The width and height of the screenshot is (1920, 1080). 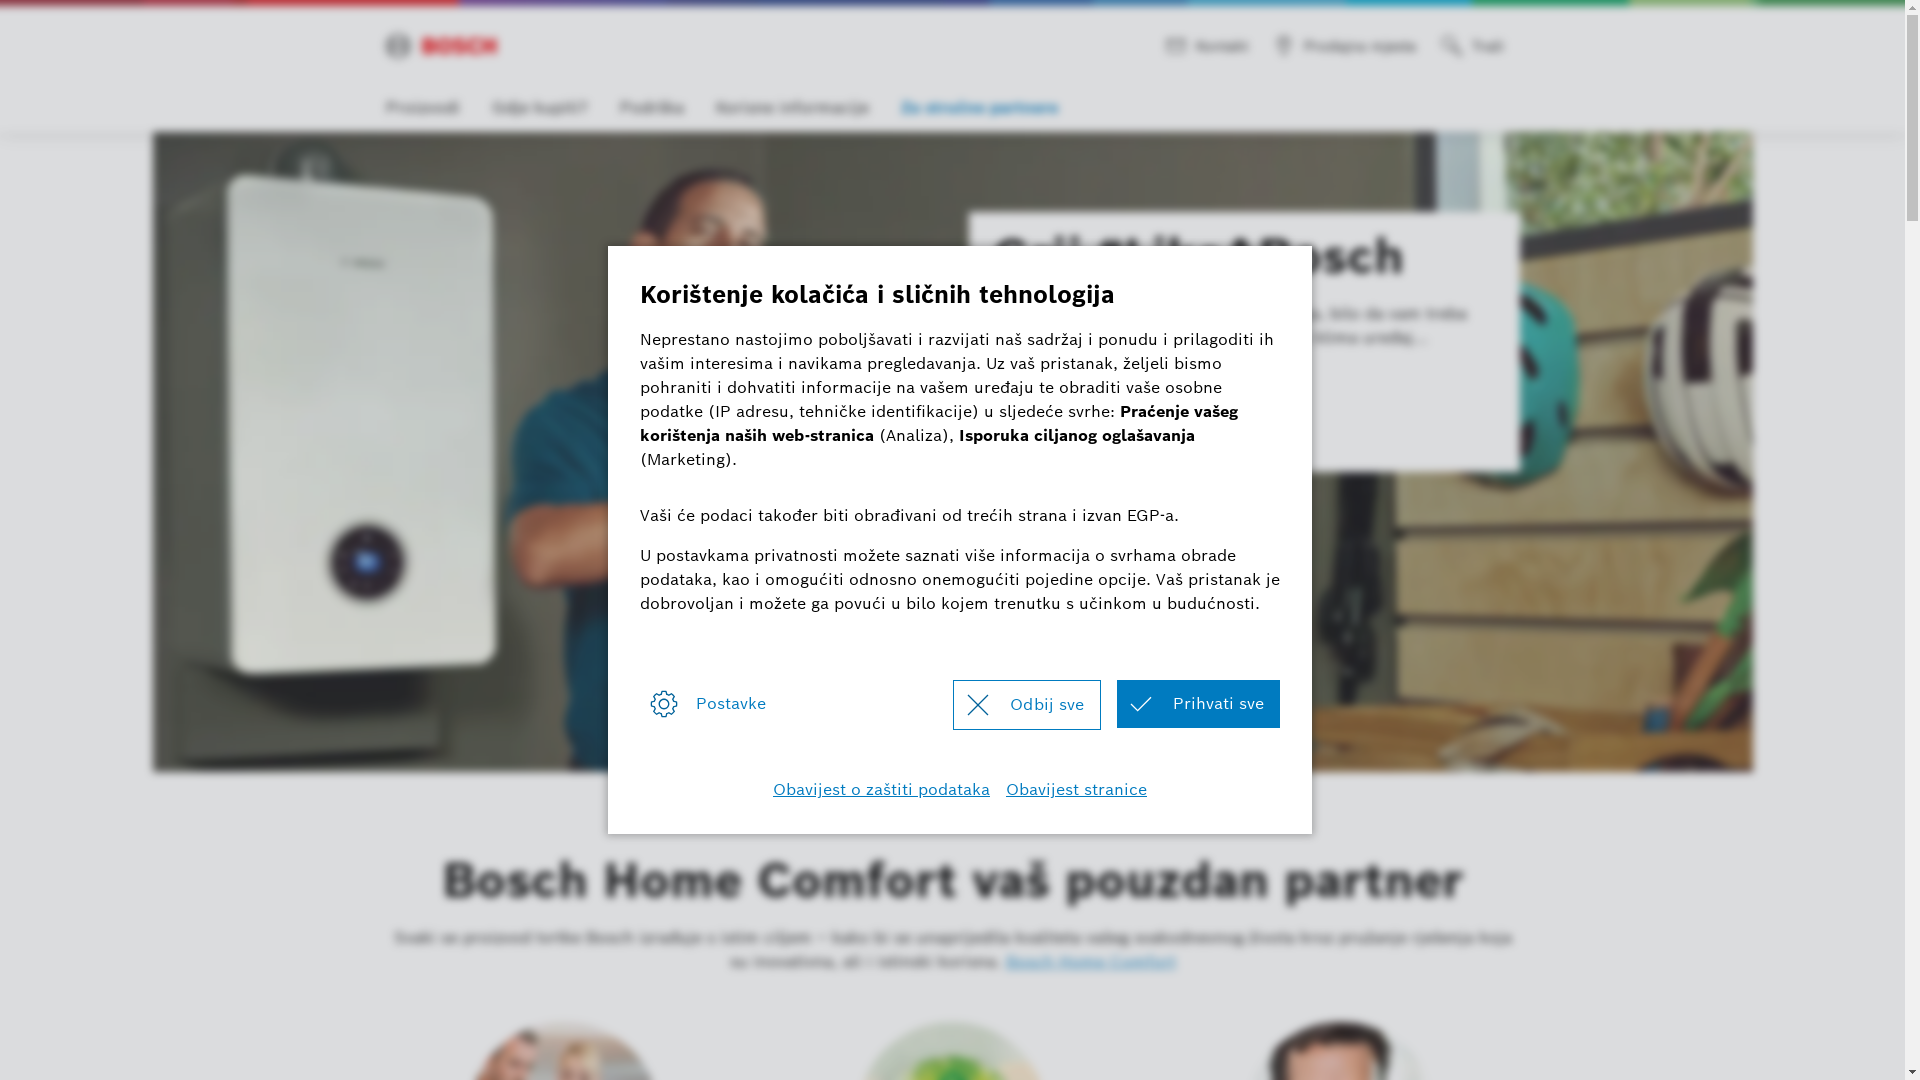 What do you see at coordinates (1089, 960) in the screenshot?
I see `'Bosch Home Comfort'` at bounding box center [1089, 960].